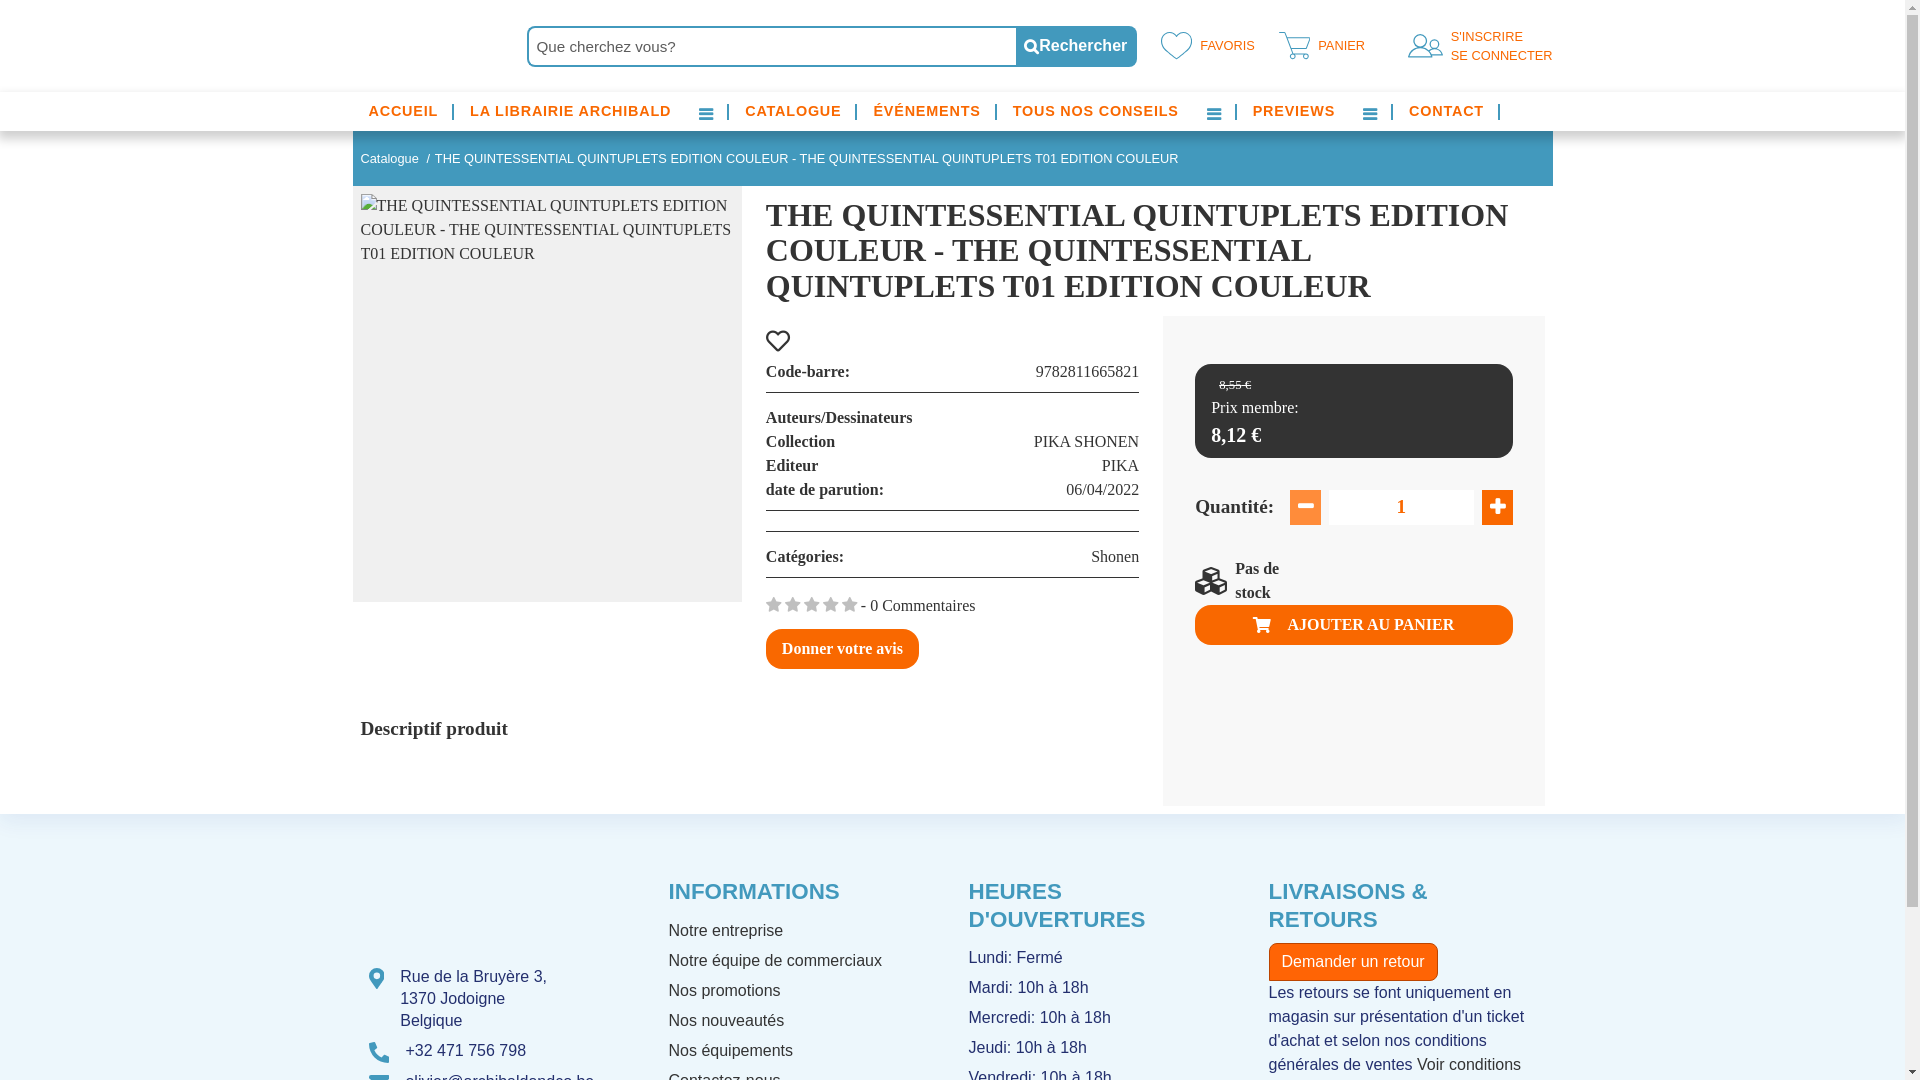 The image size is (1920, 1080). Describe the element at coordinates (1089, 556) in the screenshot. I see `'Shonen'` at that location.